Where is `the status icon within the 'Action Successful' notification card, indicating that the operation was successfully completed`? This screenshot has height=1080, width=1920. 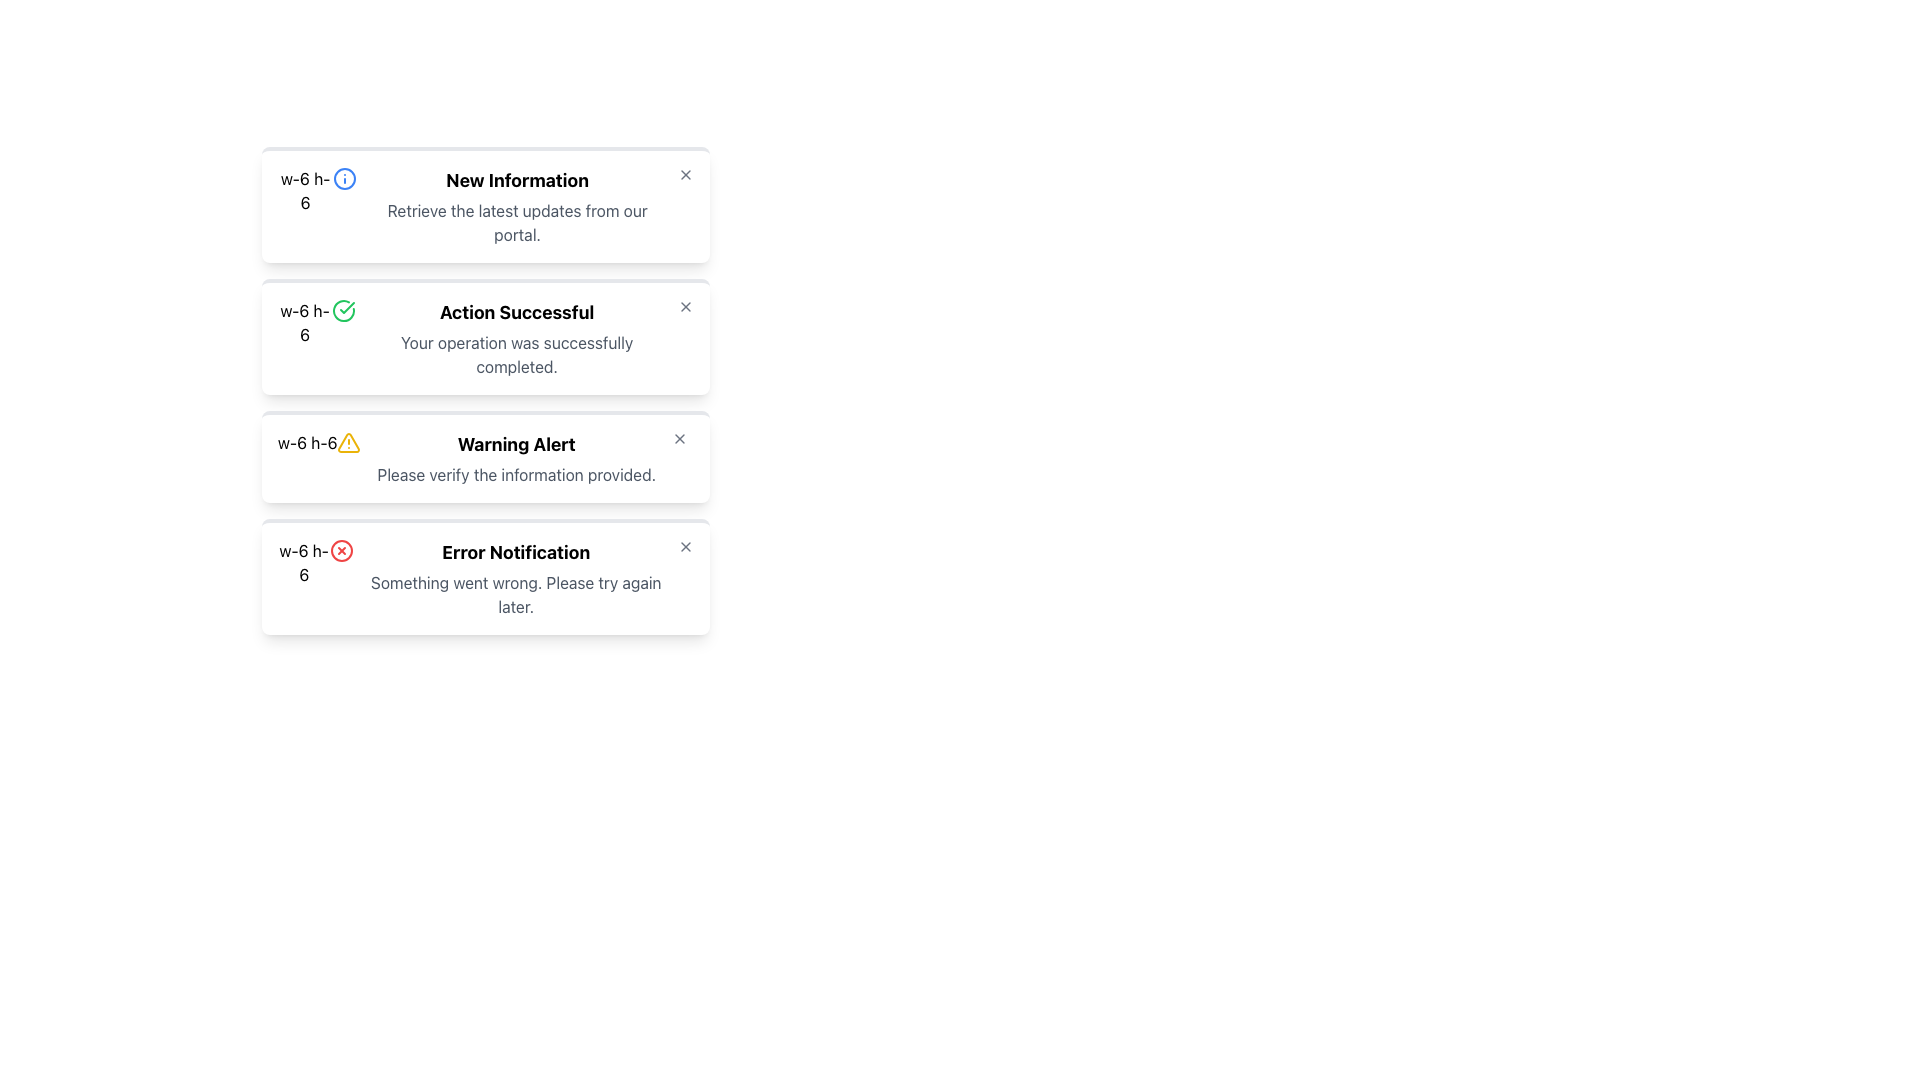 the status icon within the 'Action Successful' notification card, indicating that the operation was successfully completed is located at coordinates (344, 311).